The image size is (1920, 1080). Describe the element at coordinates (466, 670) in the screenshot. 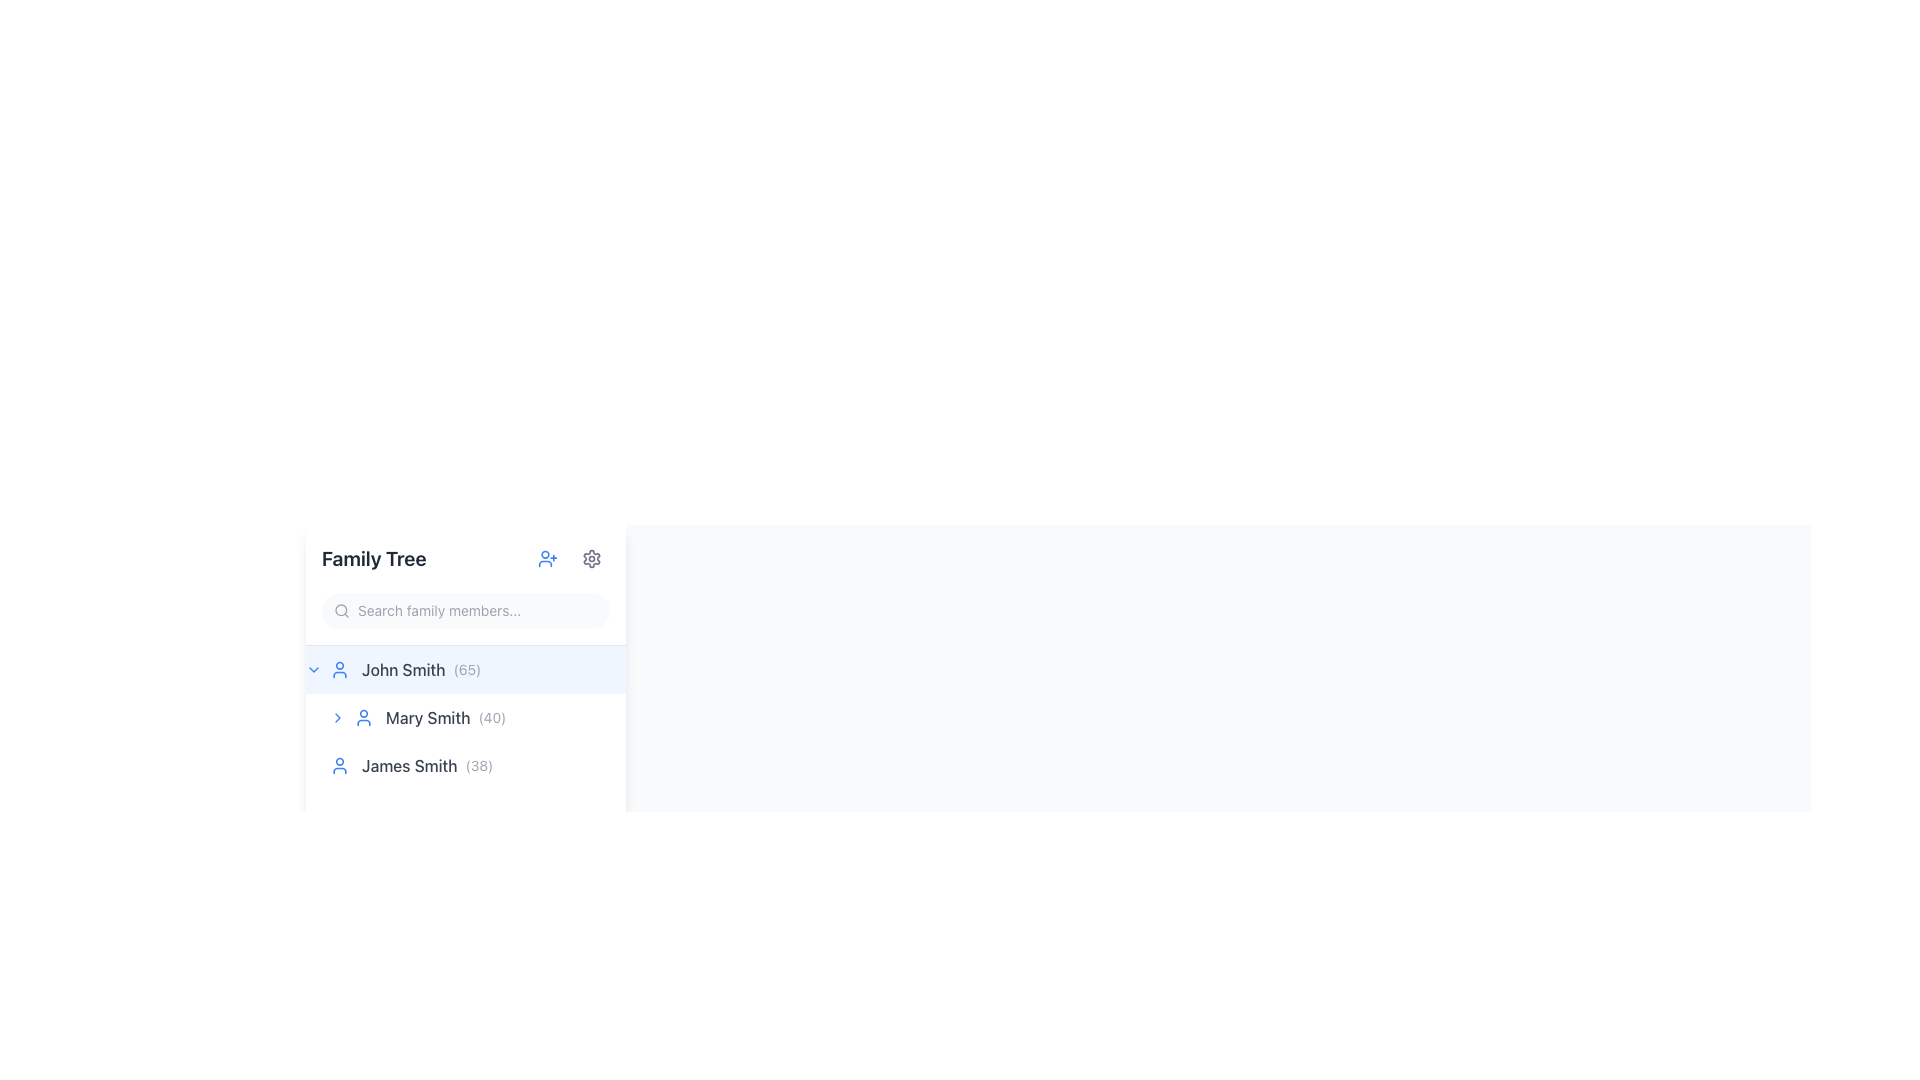

I see `value of the Text label associated with 'John Smith', which is positioned immediately to the right of the name in a light blue highlighted row` at that location.